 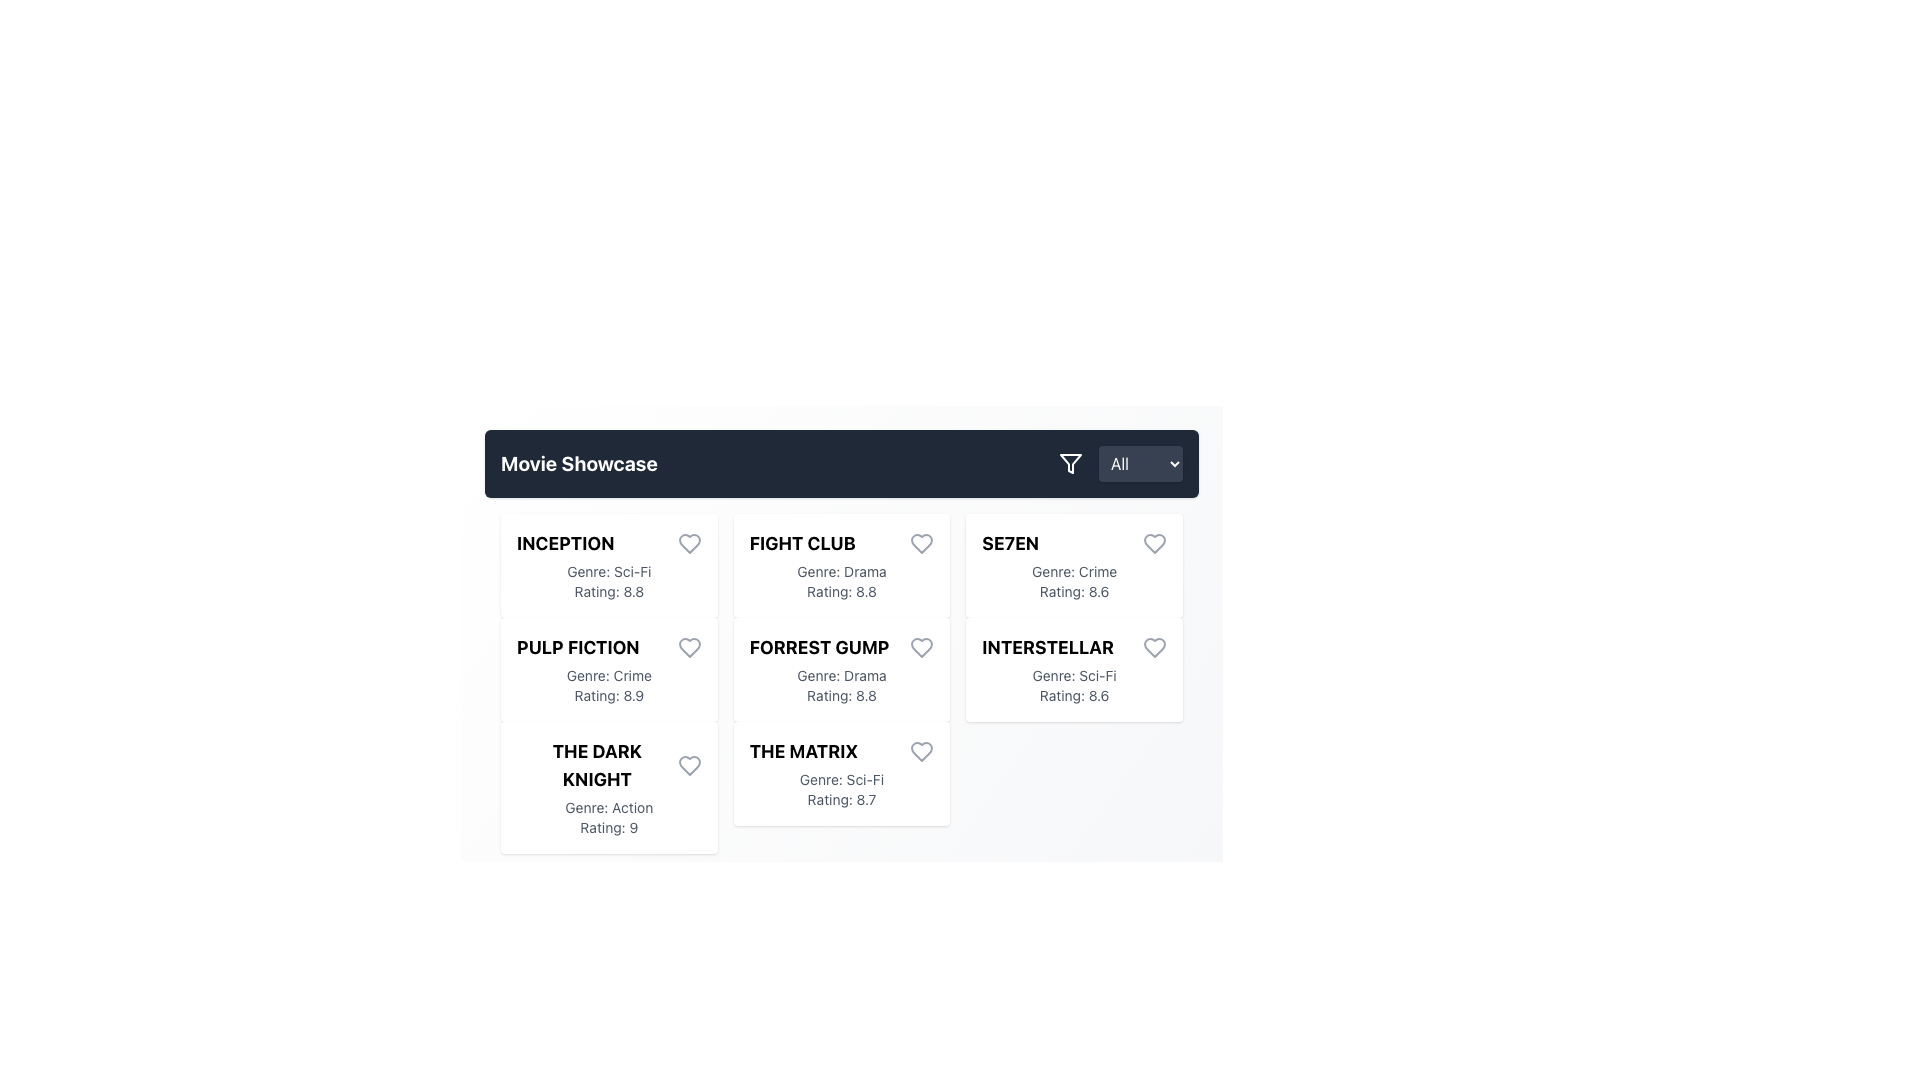 I want to click on the movie information card located at the bottom-middle position in the grid layout to interact with it, so click(x=841, y=773).